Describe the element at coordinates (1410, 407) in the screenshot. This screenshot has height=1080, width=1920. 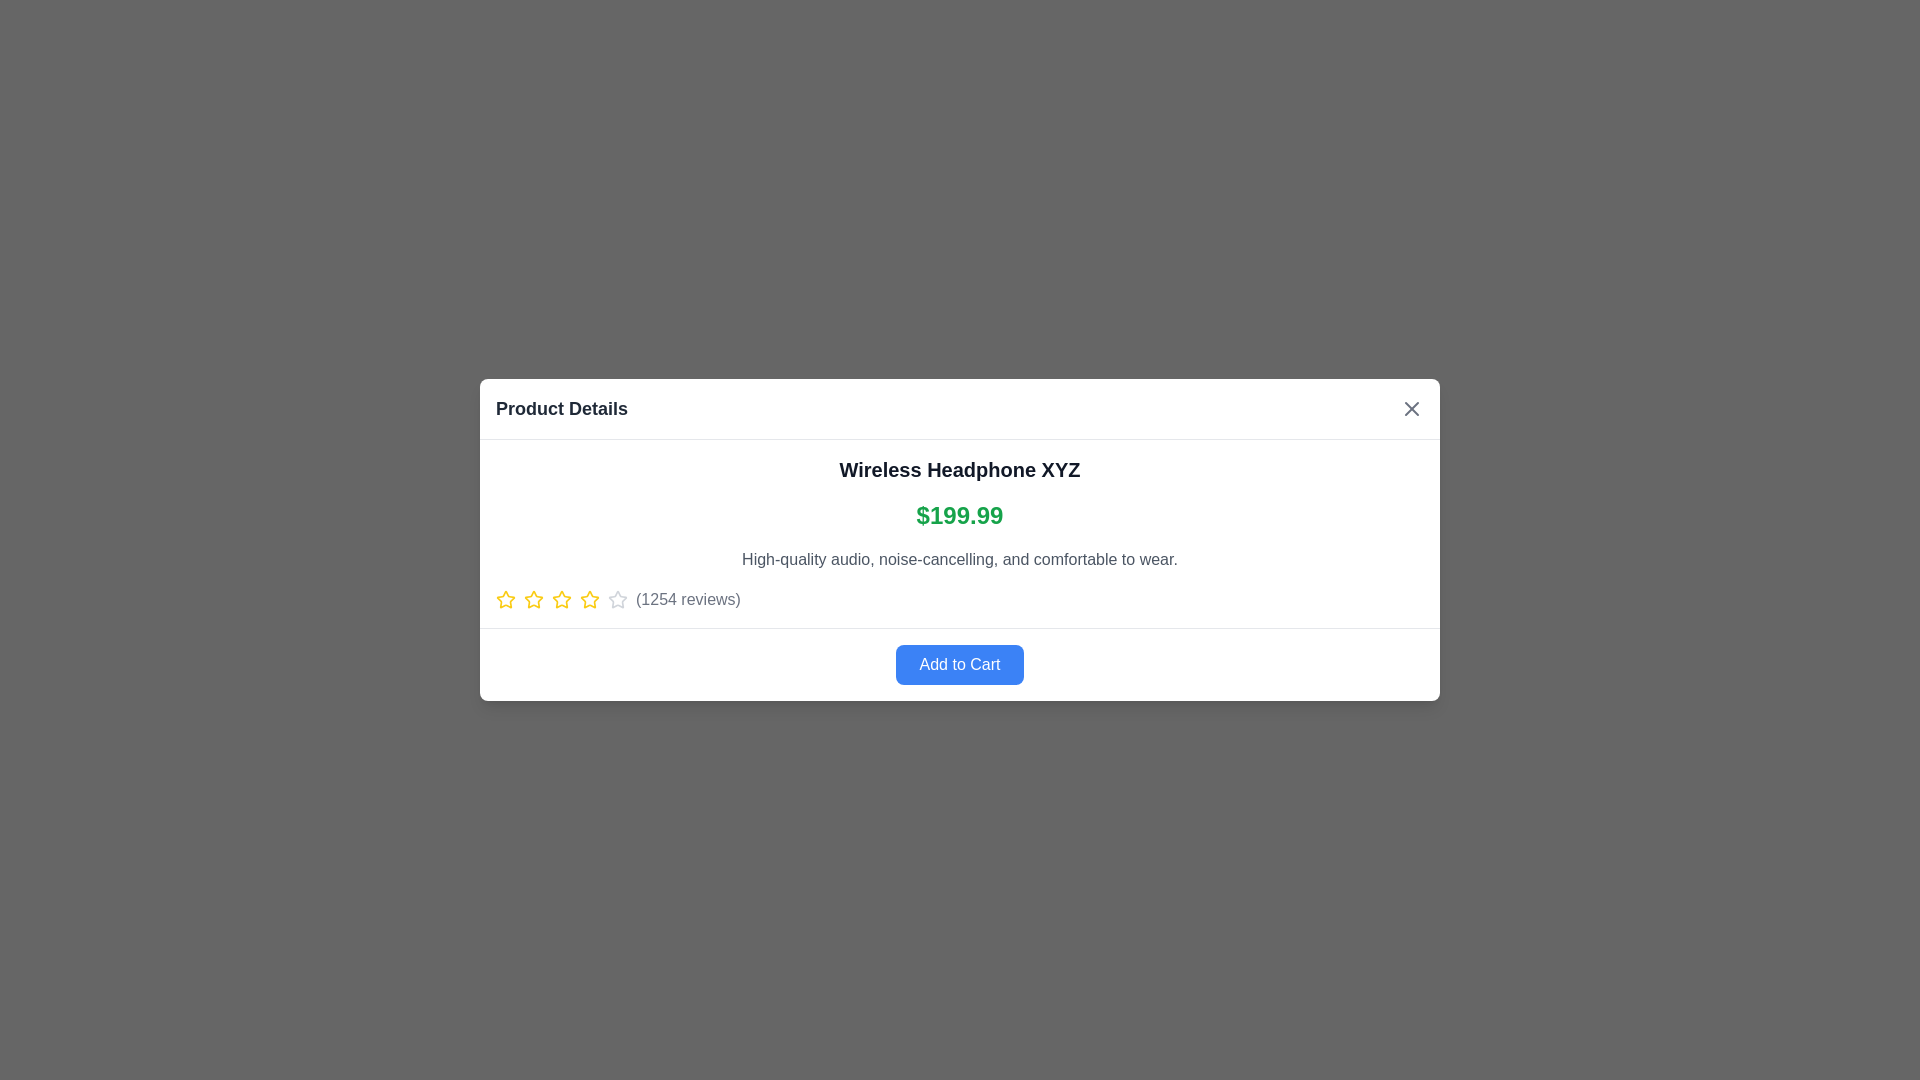
I see `the Close icon located at the top-right corner of the modal` at that location.